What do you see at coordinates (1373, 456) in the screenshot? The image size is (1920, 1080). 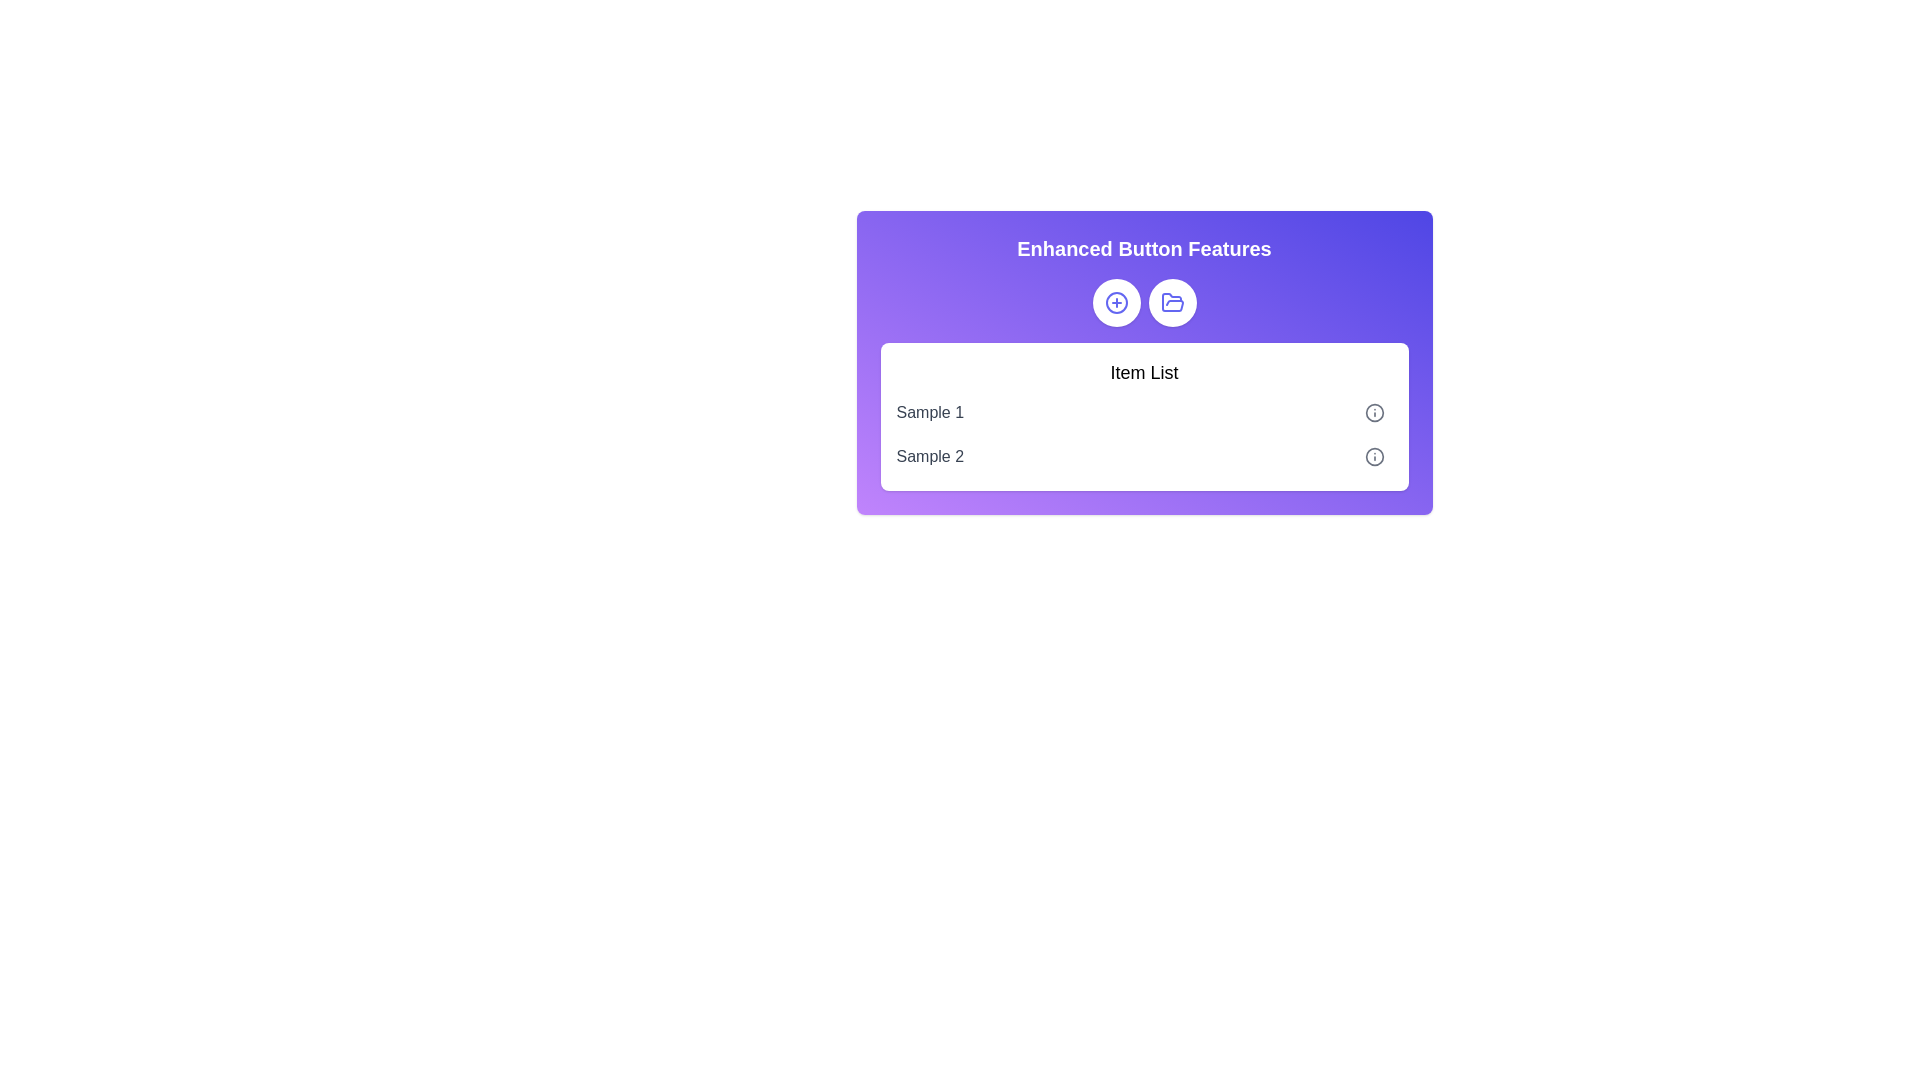 I see `the informational button located to the far right of the 'Sample 2' item` at bounding box center [1373, 456].